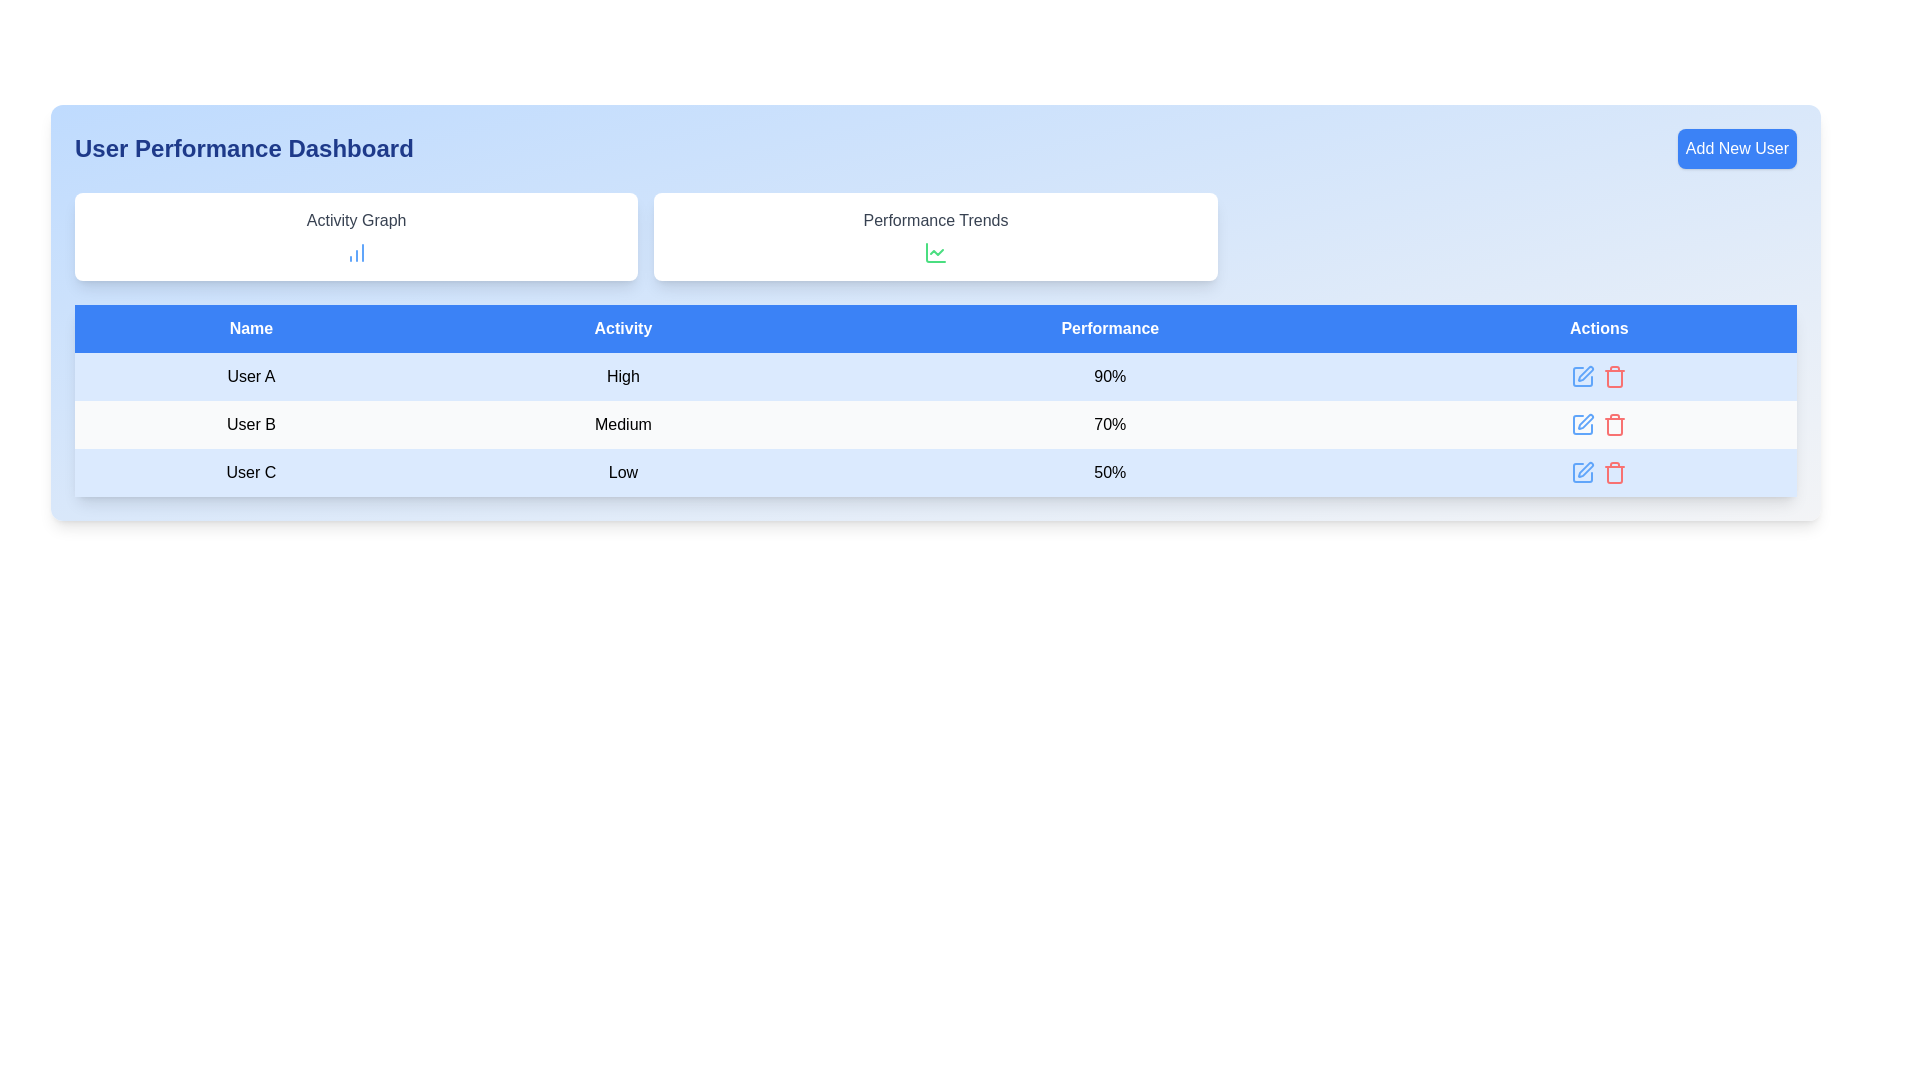 This screenshot has height=1080, width=1920. Describe the element at coordinates (1736, 148) in the screenshot. I see `the button with rounded corners and a vivid blue background that reads 'Add New User' located at the upper-right corner of the interface` at that location.